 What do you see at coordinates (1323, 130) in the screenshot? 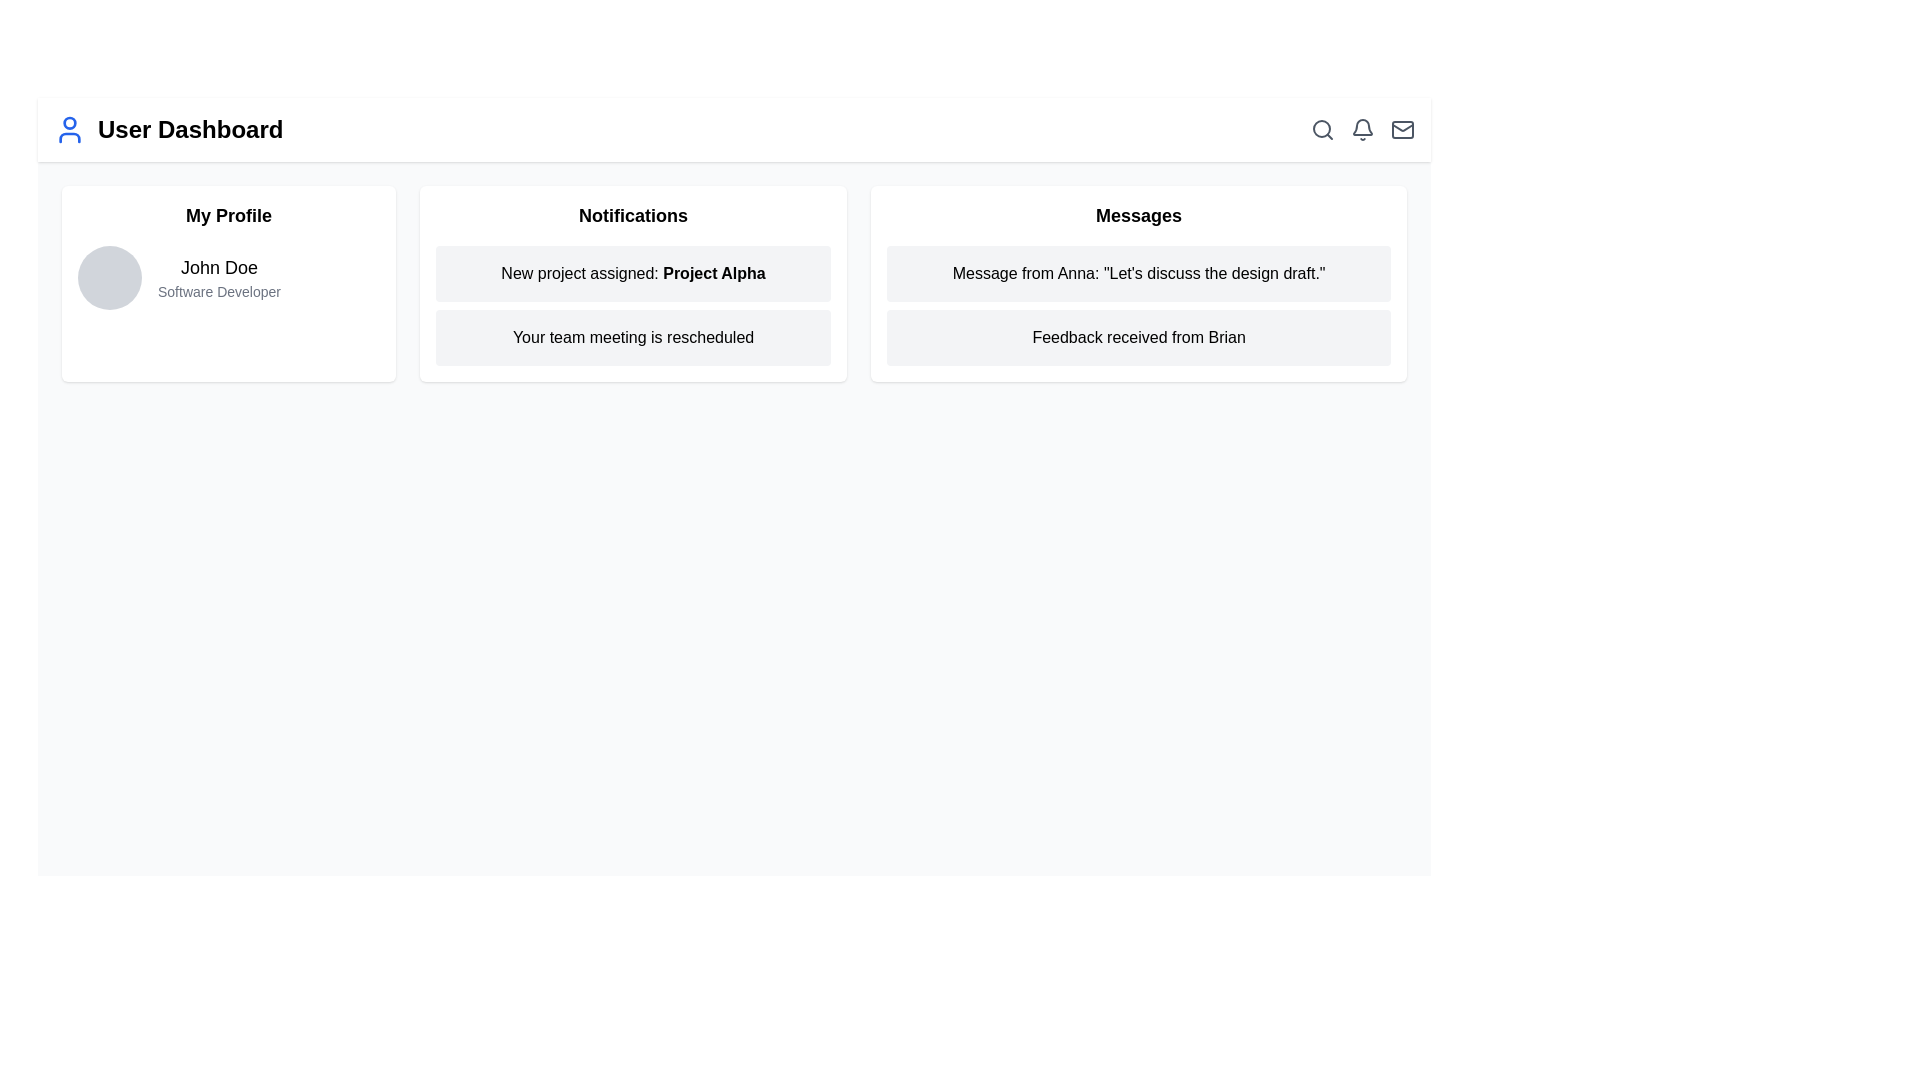
I see `the search icon button located in the top right corner of the interface, adjacent to the bell icon and part of a group of three icons` at bounding box center [1323, 130].